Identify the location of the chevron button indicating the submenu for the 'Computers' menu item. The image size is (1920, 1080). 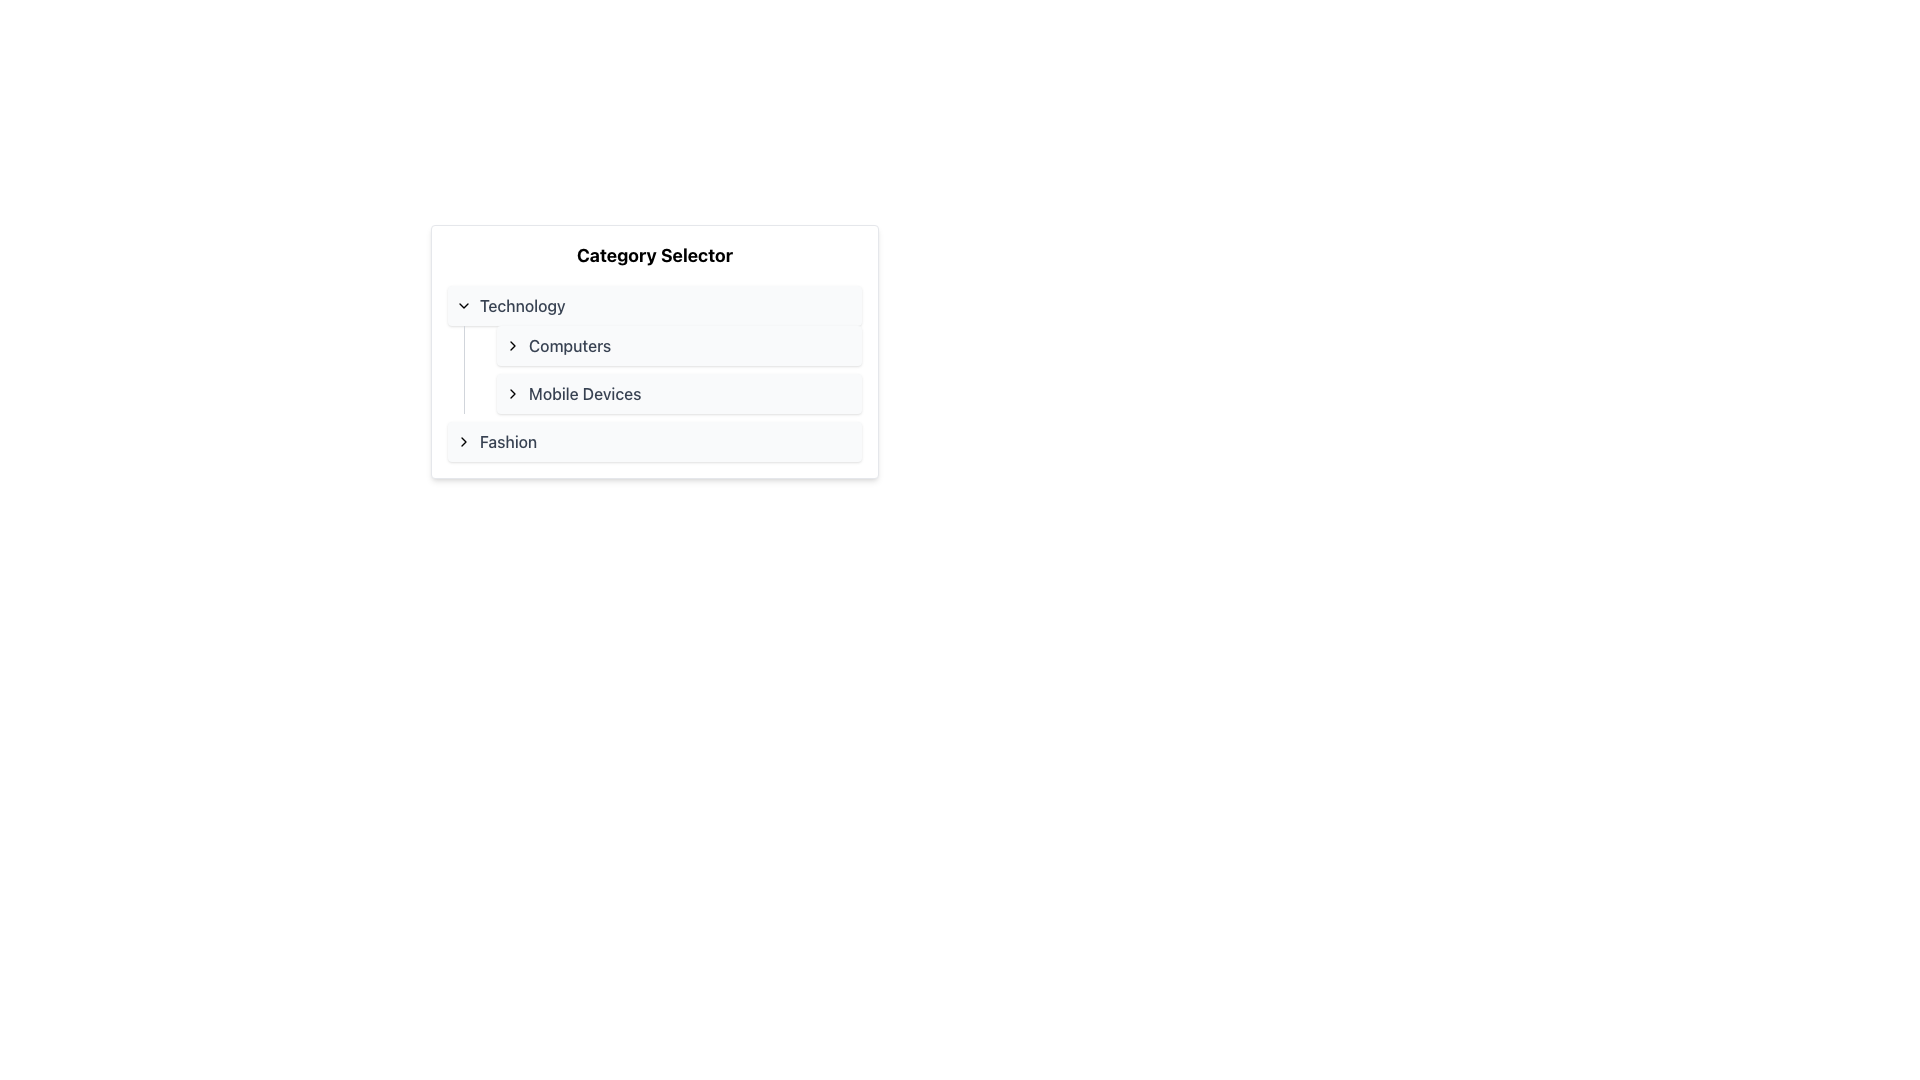
(513, 345).